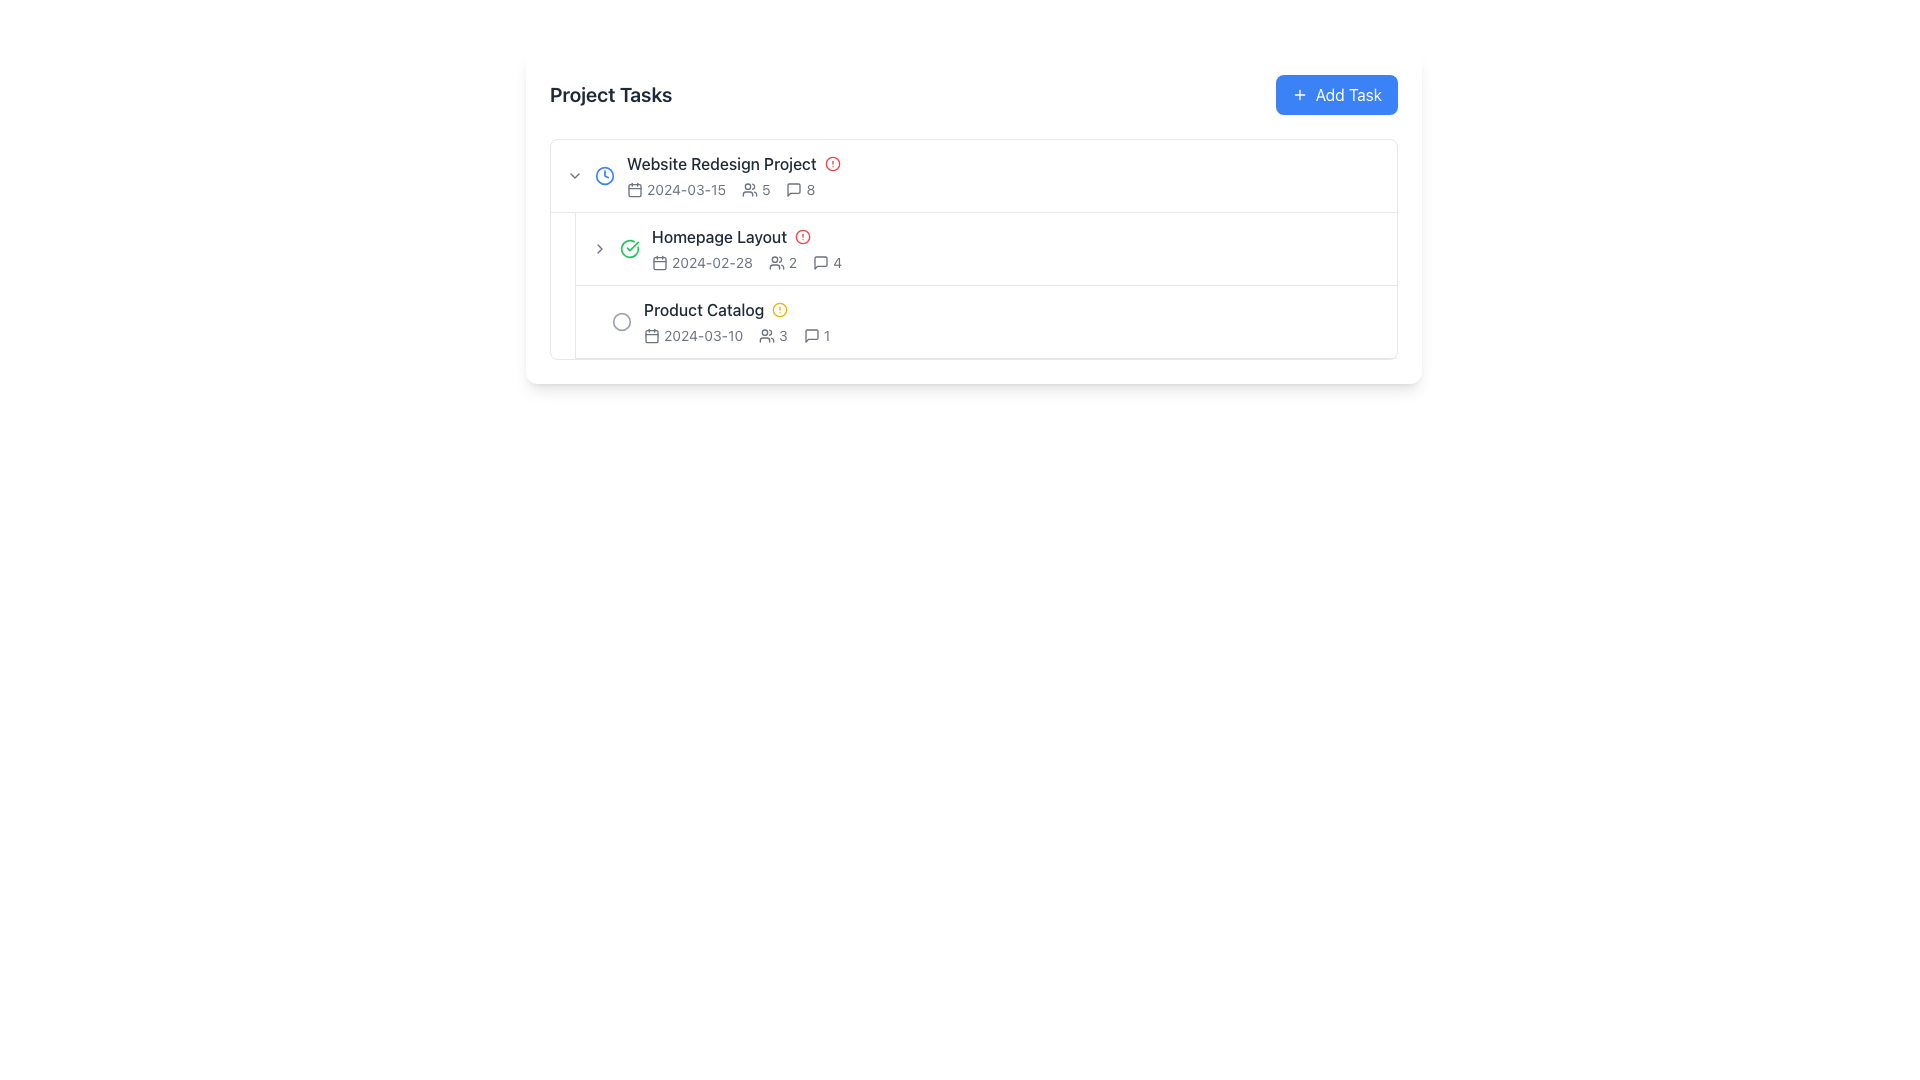  I want to click on the circular icon that visually represents a task's status or type, located near the beginning of the 'Product Catalog' row in the task list, so click(621, 320).